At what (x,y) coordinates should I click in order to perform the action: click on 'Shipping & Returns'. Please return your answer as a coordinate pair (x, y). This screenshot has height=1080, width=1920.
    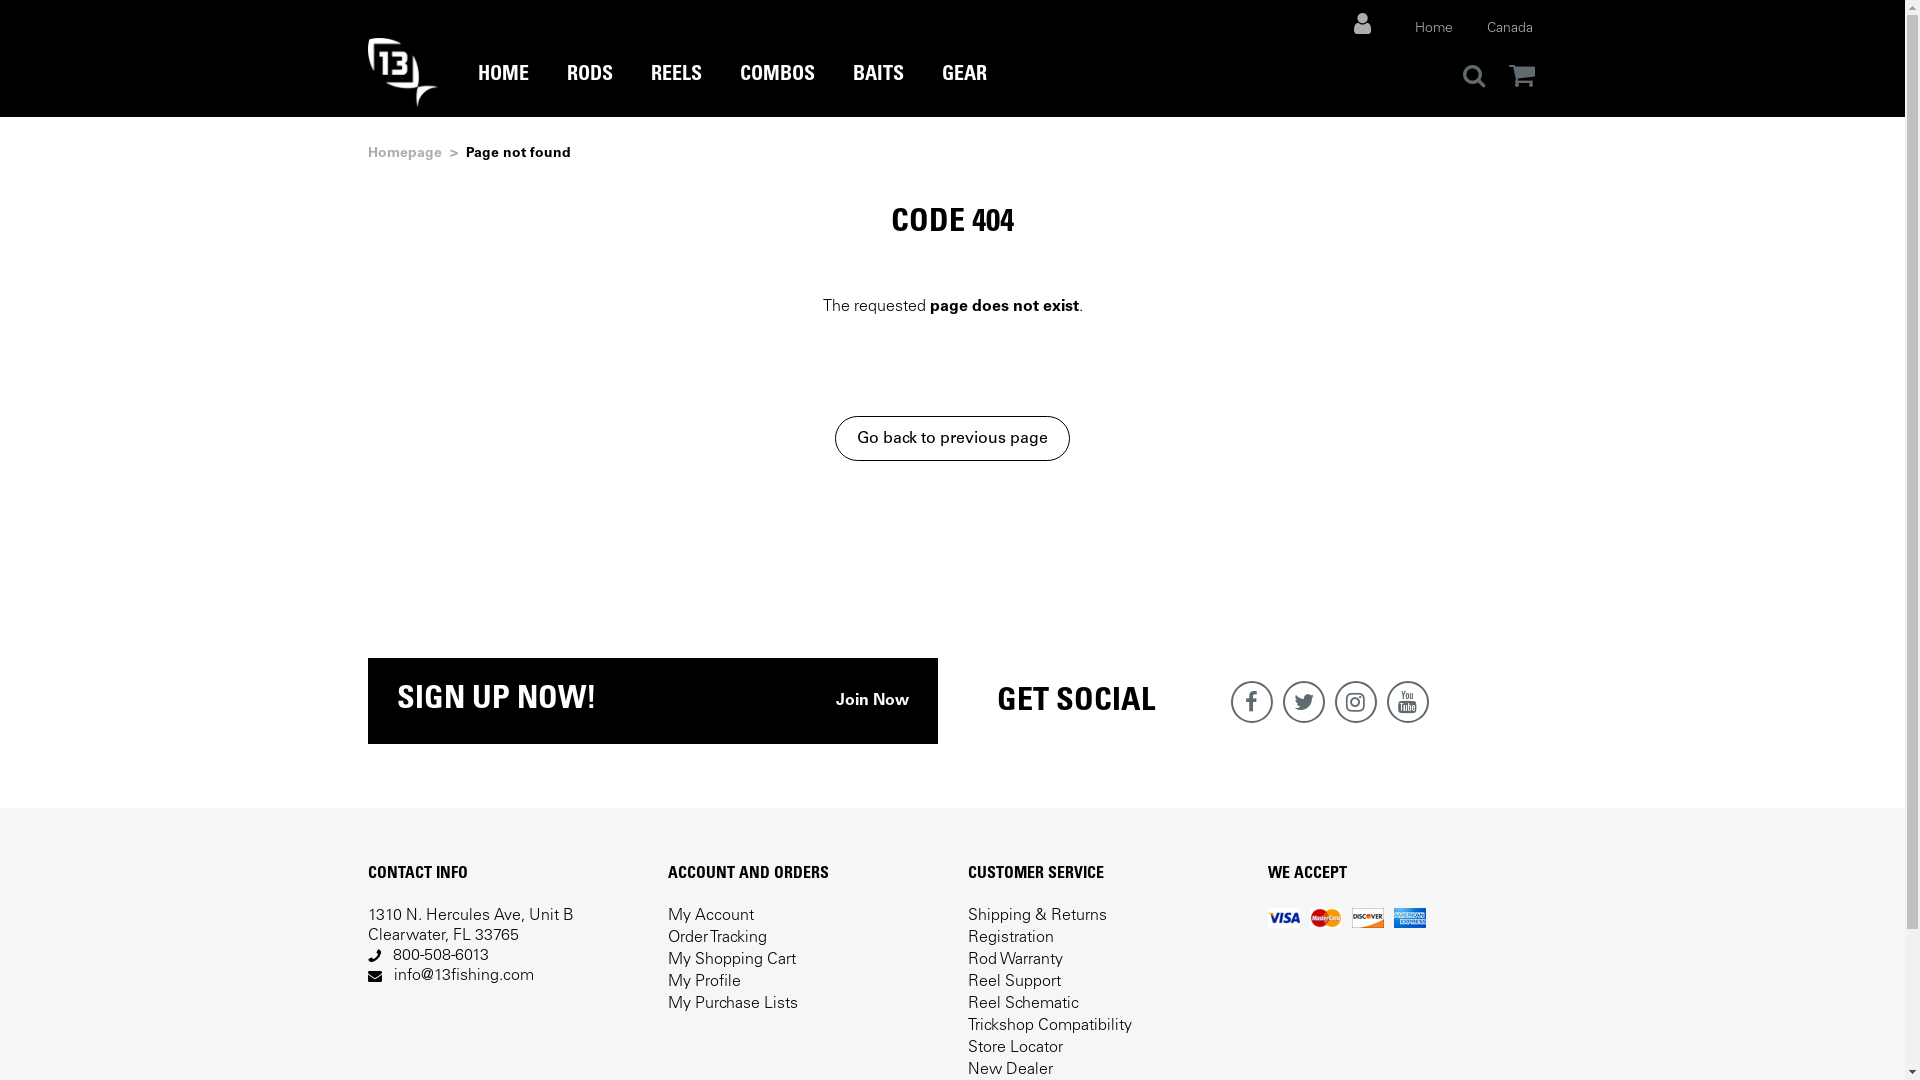
    Looking at the image, I should click on (1037, 915).